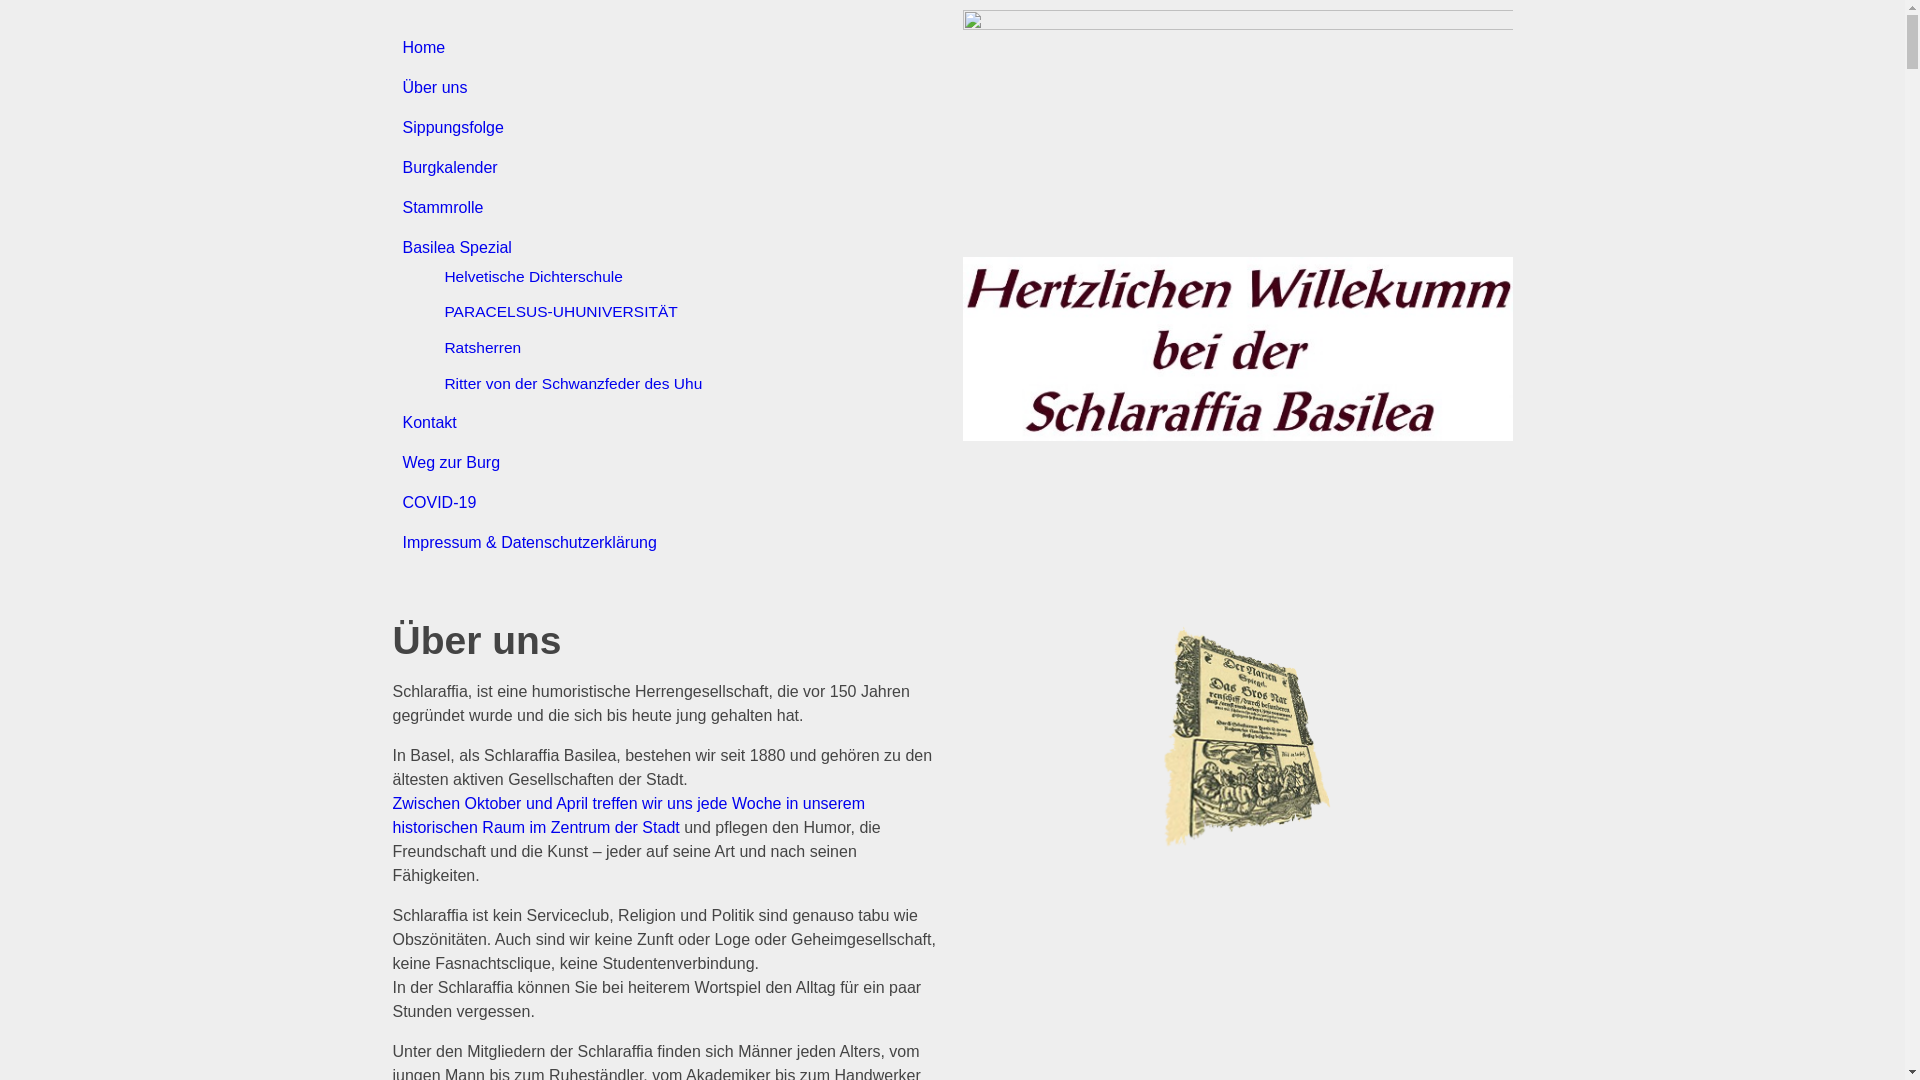 The width and height of the screenshot is (1920, 1080). Describe the element at coordinates (437, 501) in the screenshot. I see `'COVID-19'` at that location.